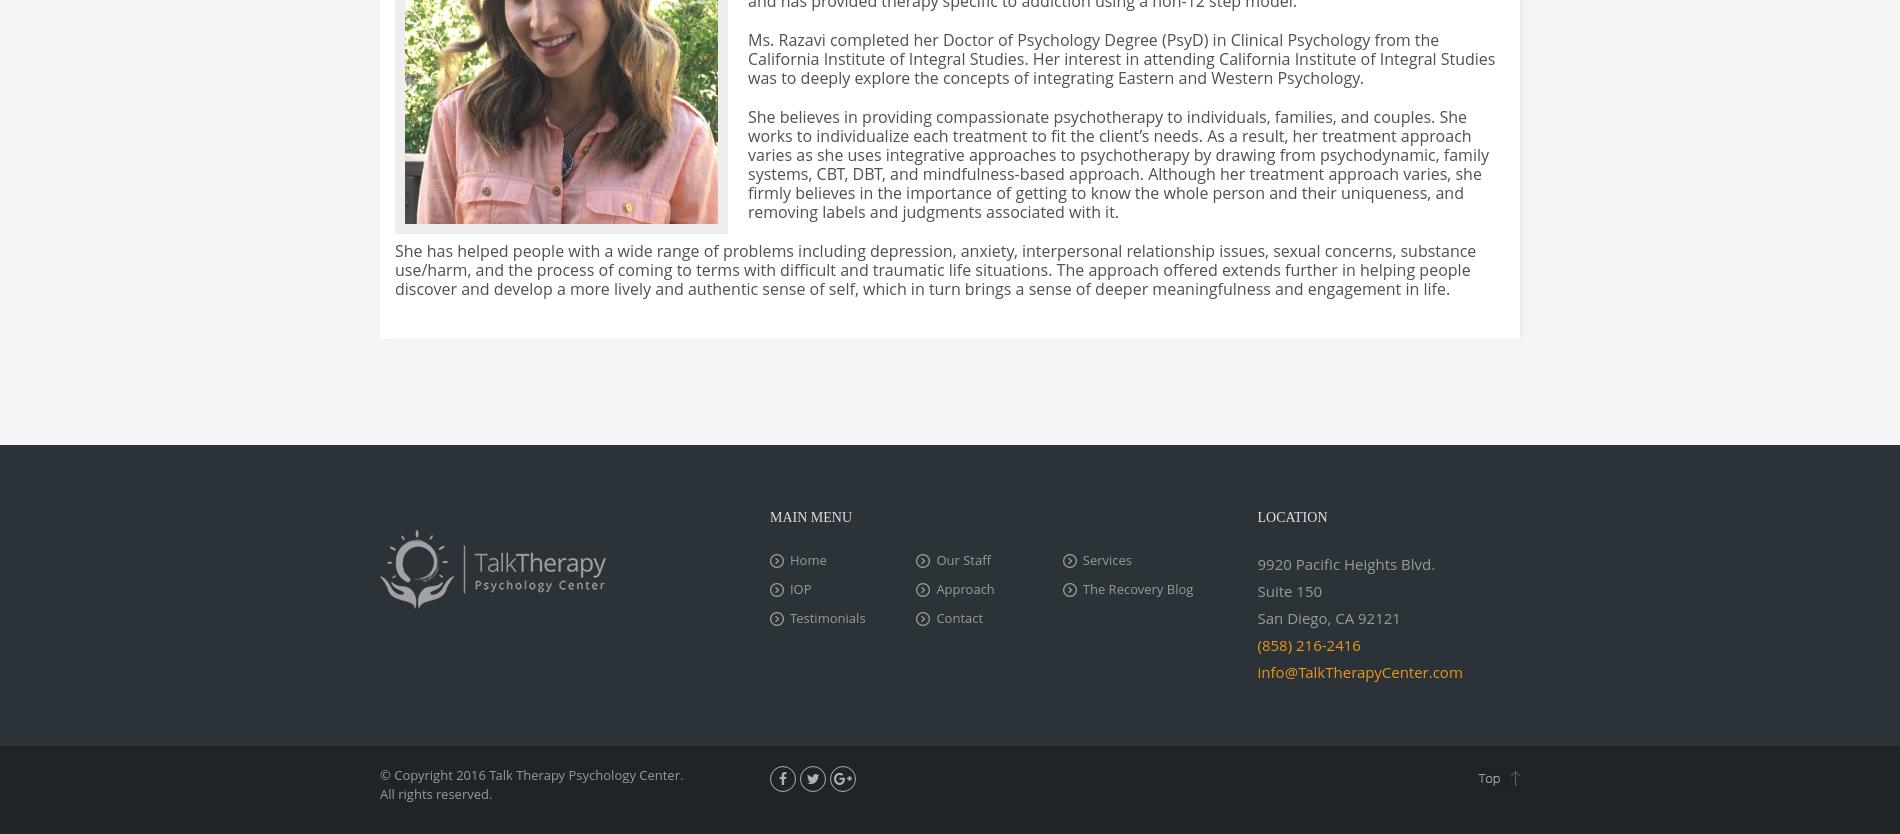 The width and height of the screenshot is (1900, 834). Describe the element at coordinates (1327, 617) in the screenshot. I see `'San Diego, CA 92121'` at that location.